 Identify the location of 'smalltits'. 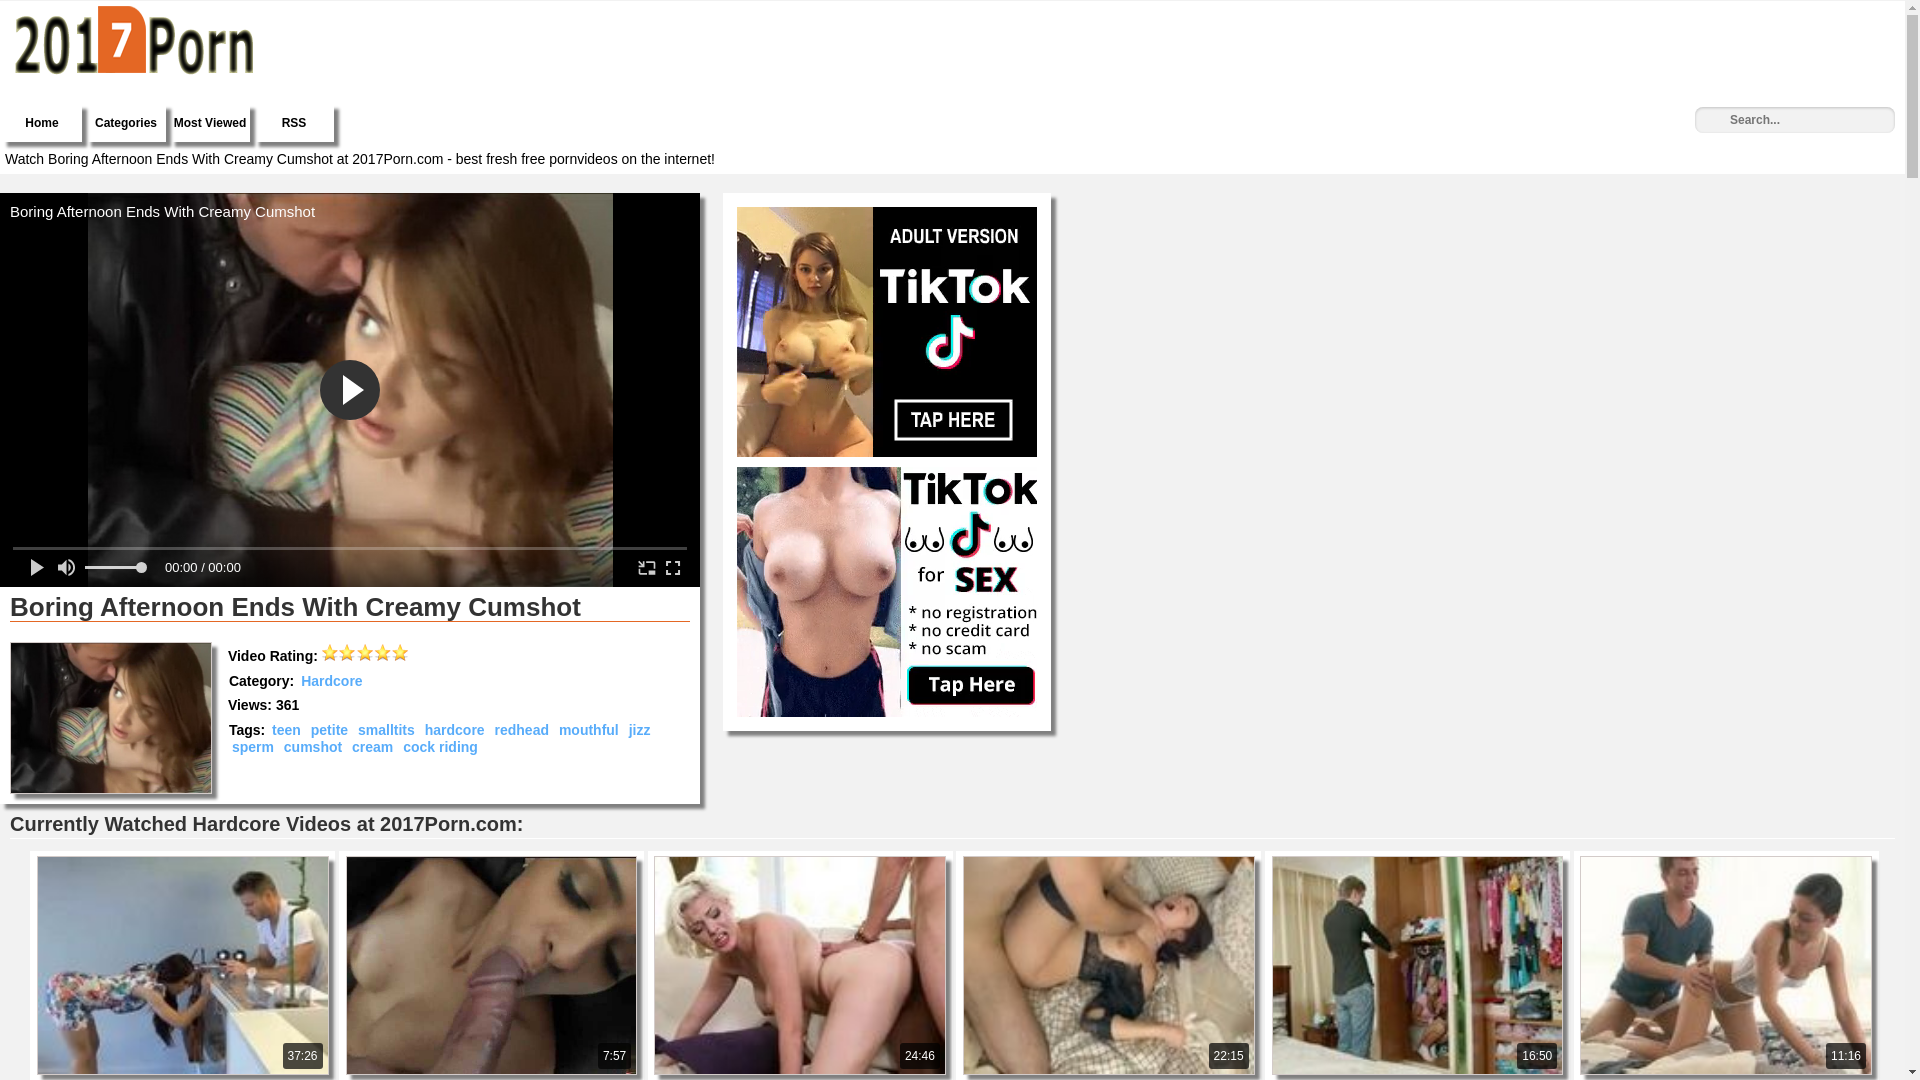
(386, 729).